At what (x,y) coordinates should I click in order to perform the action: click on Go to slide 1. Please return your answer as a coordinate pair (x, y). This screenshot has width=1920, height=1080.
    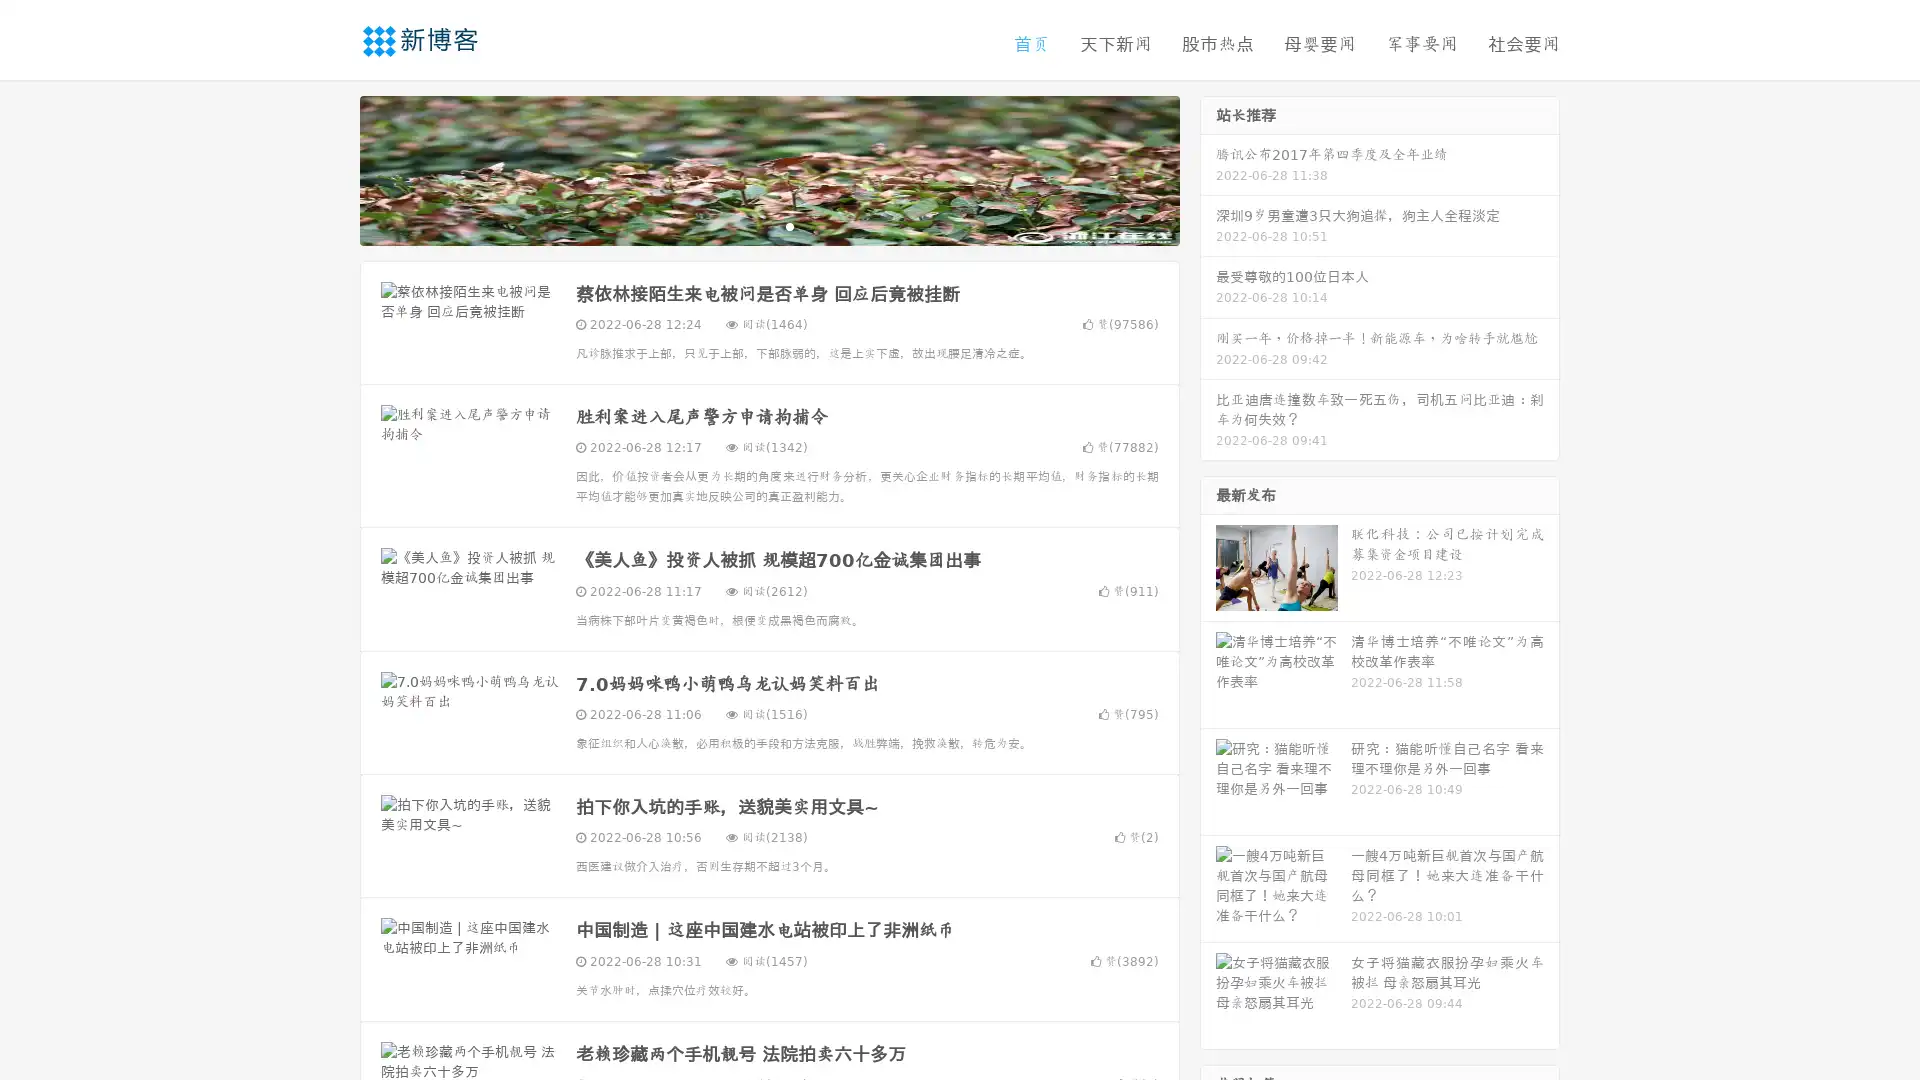
    Looking at the image, I should click on (748, 225).